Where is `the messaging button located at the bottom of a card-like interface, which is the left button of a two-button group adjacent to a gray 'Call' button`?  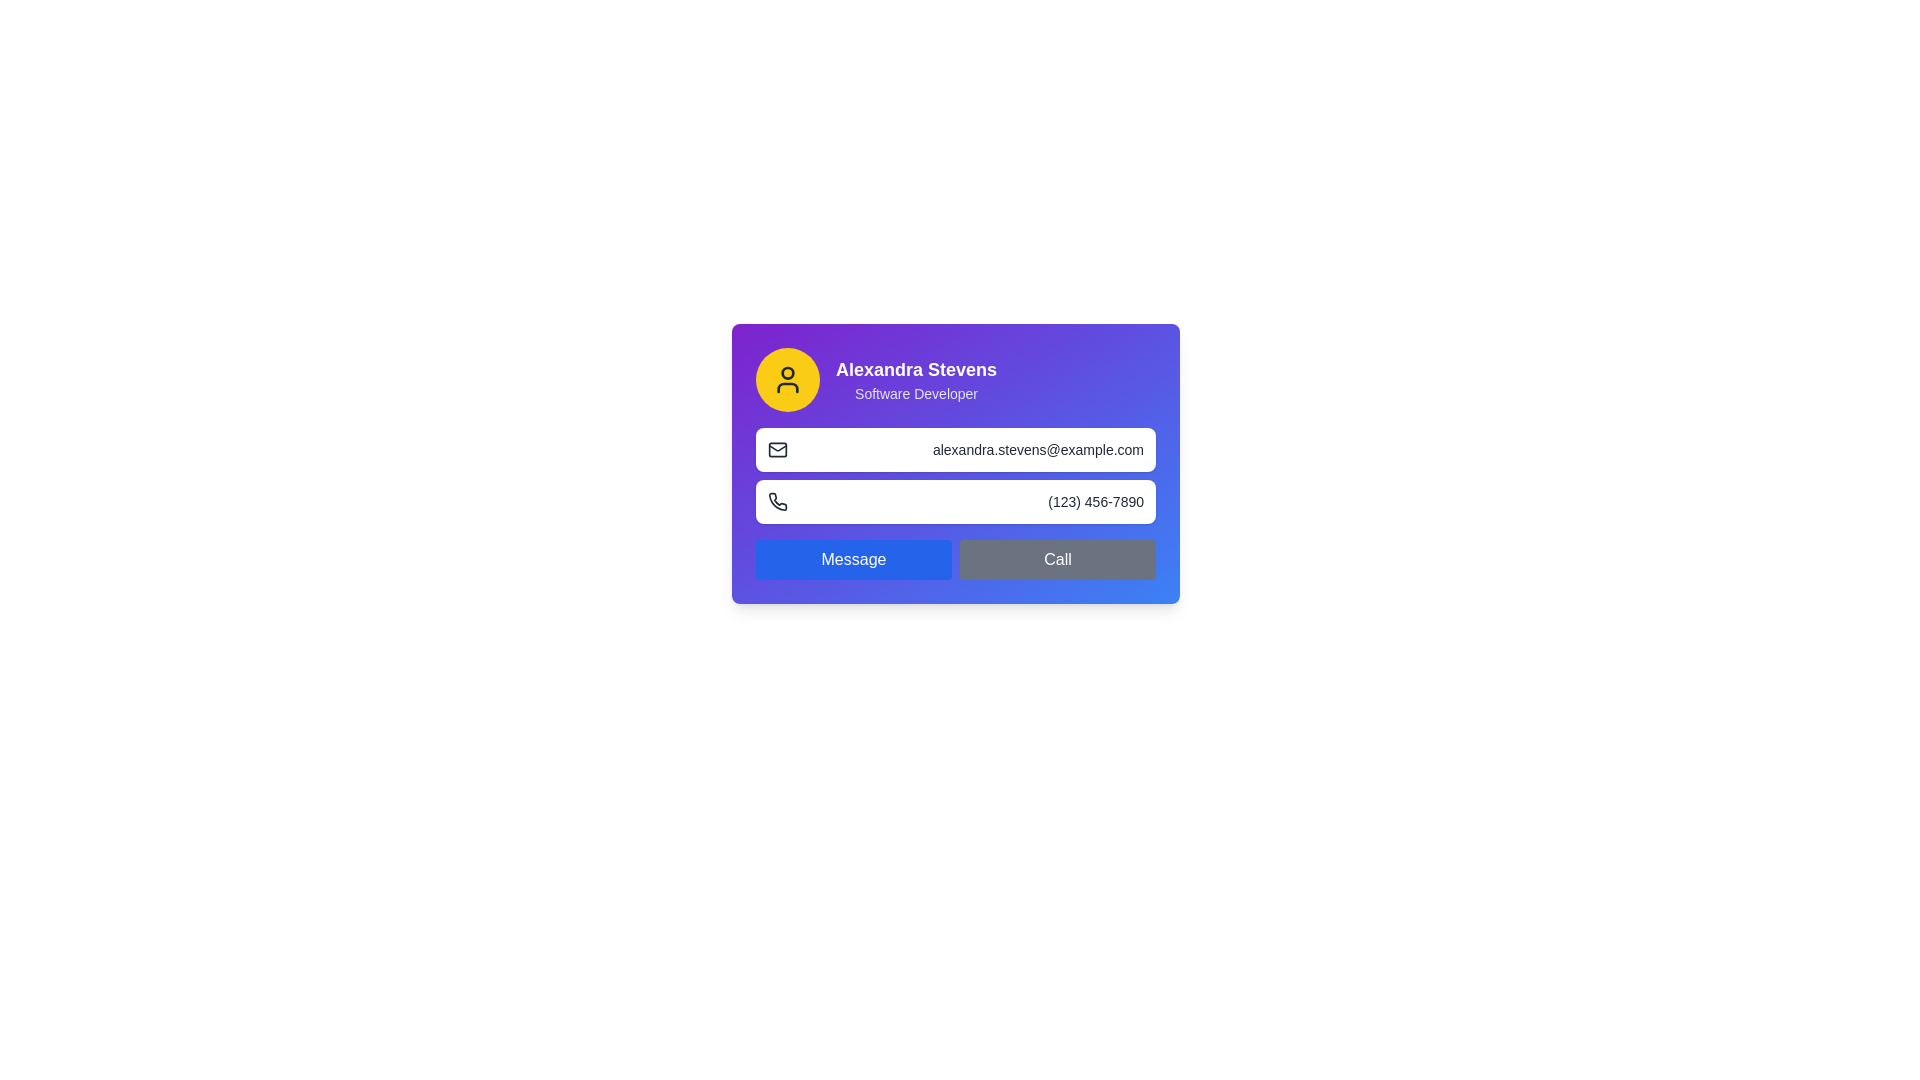 the messaging button located at the bottom of a card-like interface, which is the left button of a two-button group adjacent to a gray 'Call' button is located at coordinates (854, 559).